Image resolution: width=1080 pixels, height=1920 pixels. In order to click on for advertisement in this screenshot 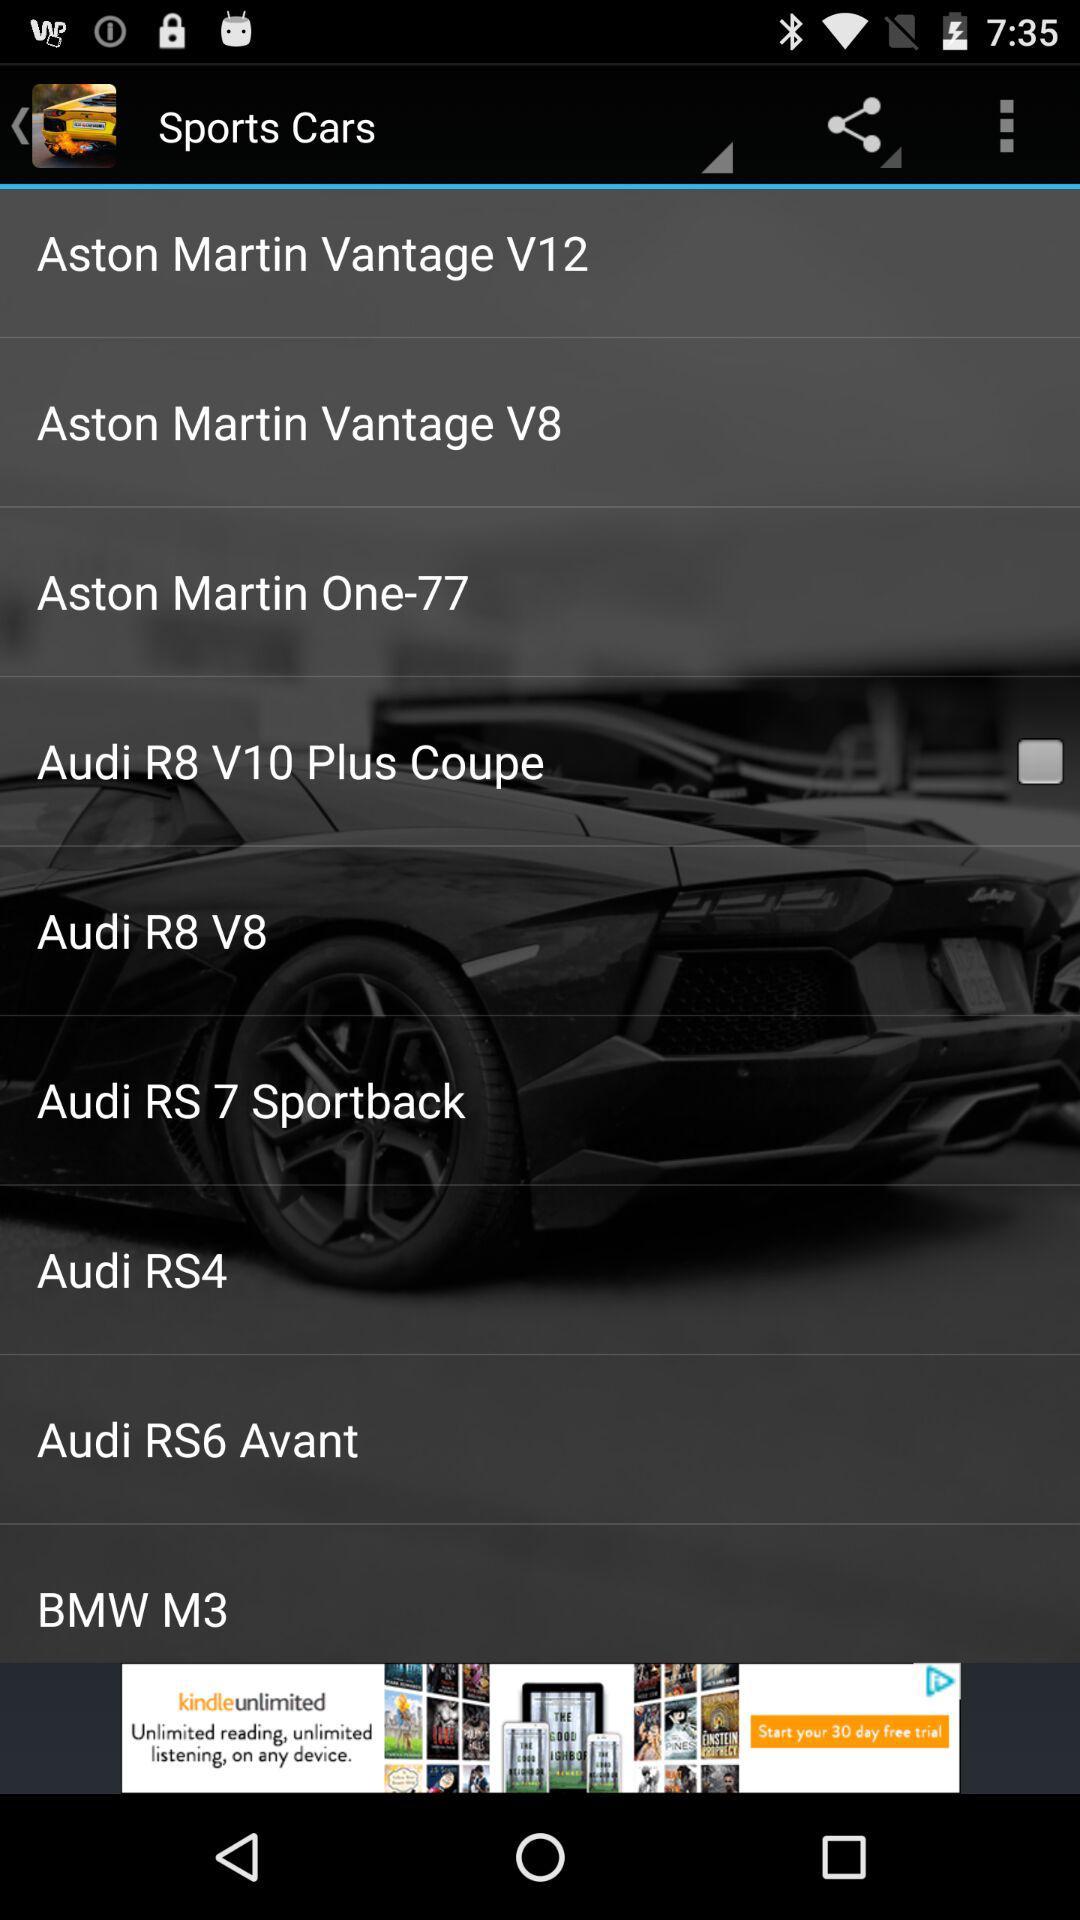, I will do `click(540, 1727)`.